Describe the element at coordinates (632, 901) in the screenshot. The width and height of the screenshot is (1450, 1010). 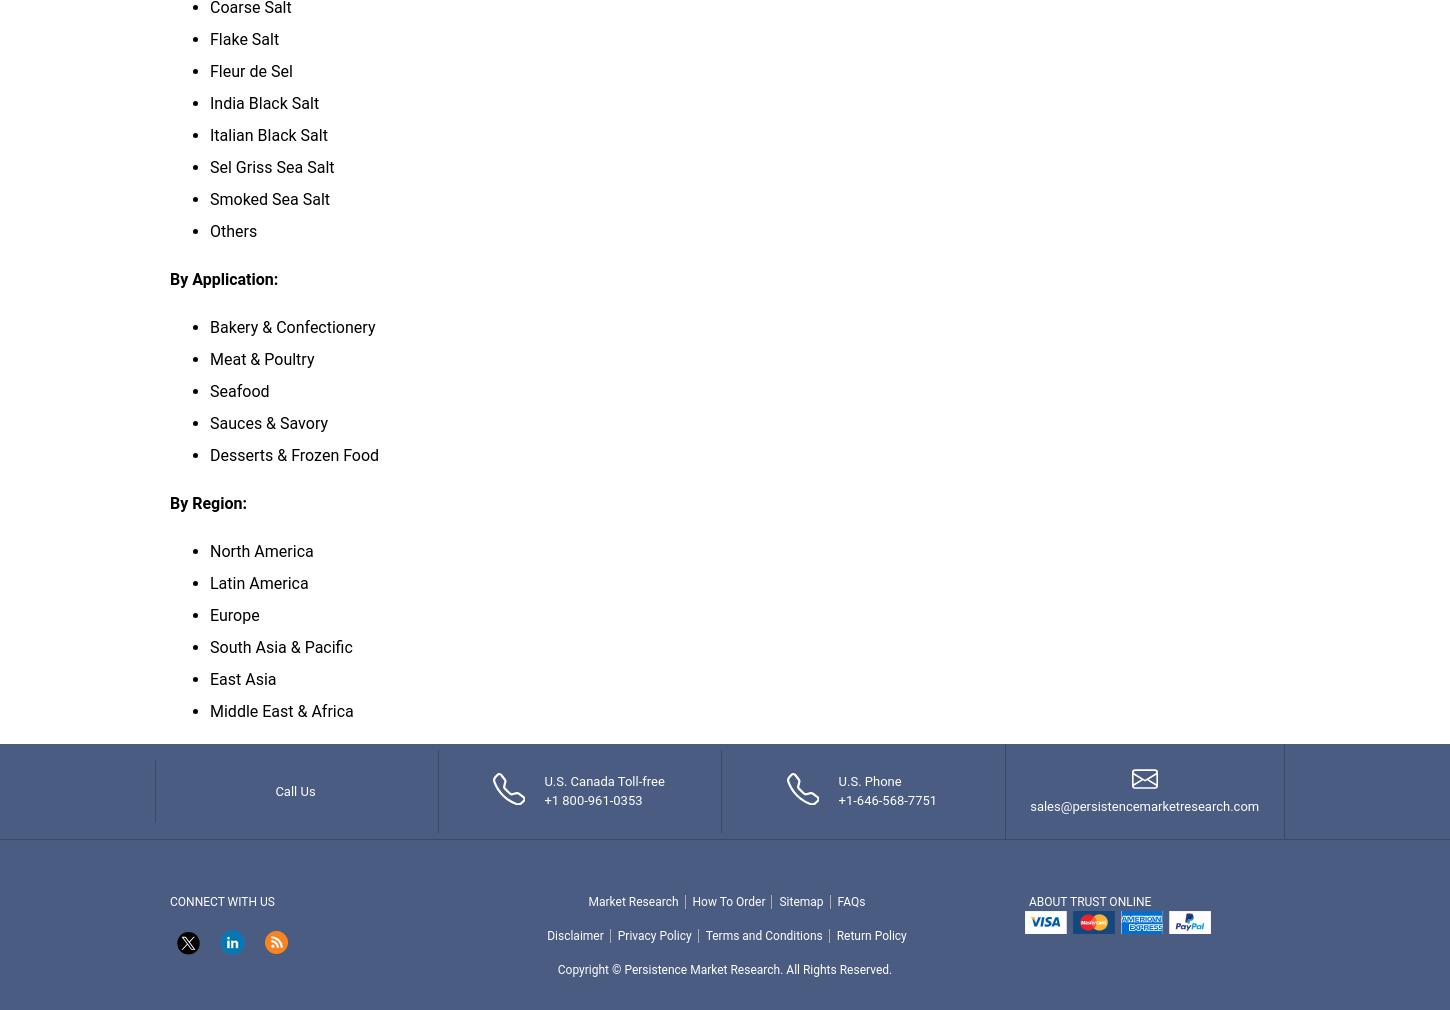
I see `'Market Research'` at that location.